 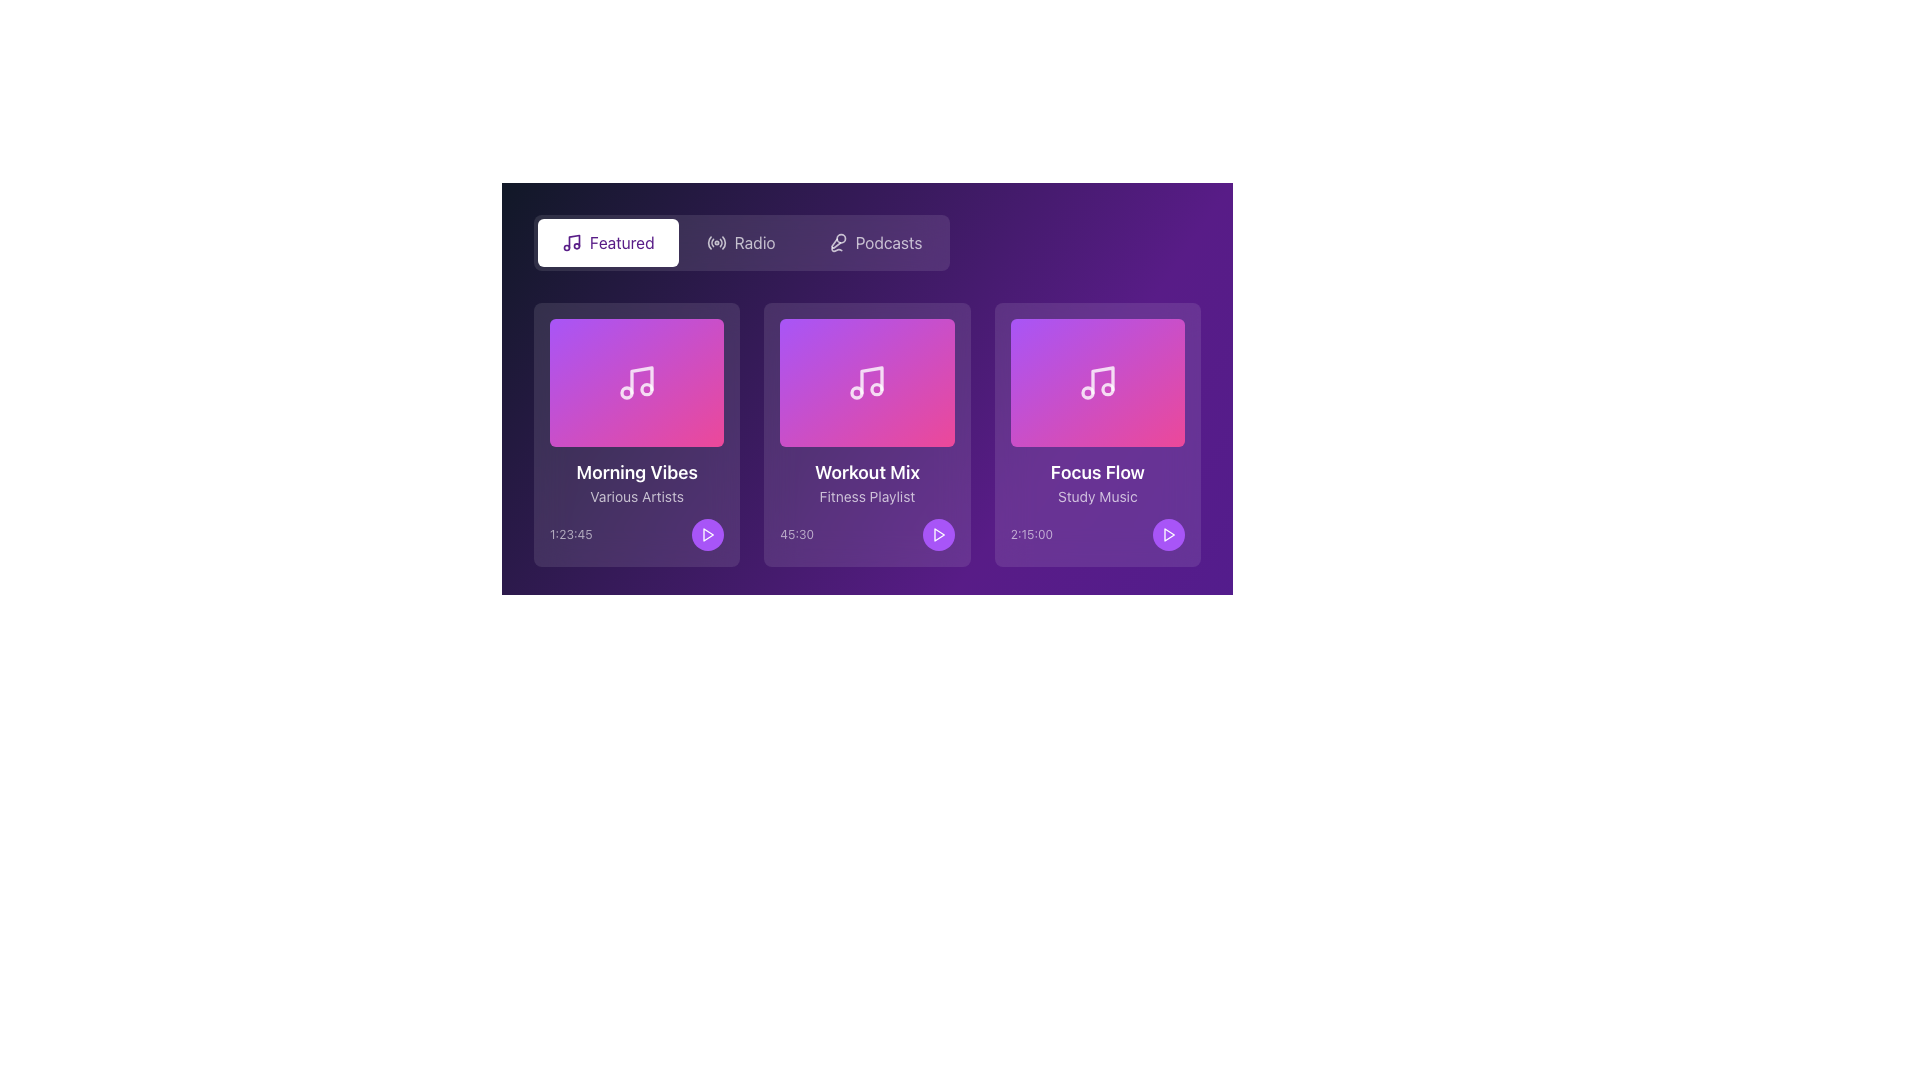 I want to click on the play button located at the bottom-right corner of the 'Focus Flow - Study Music' card to initiate playback of the playlist or track, so click(x=1168, y=534).